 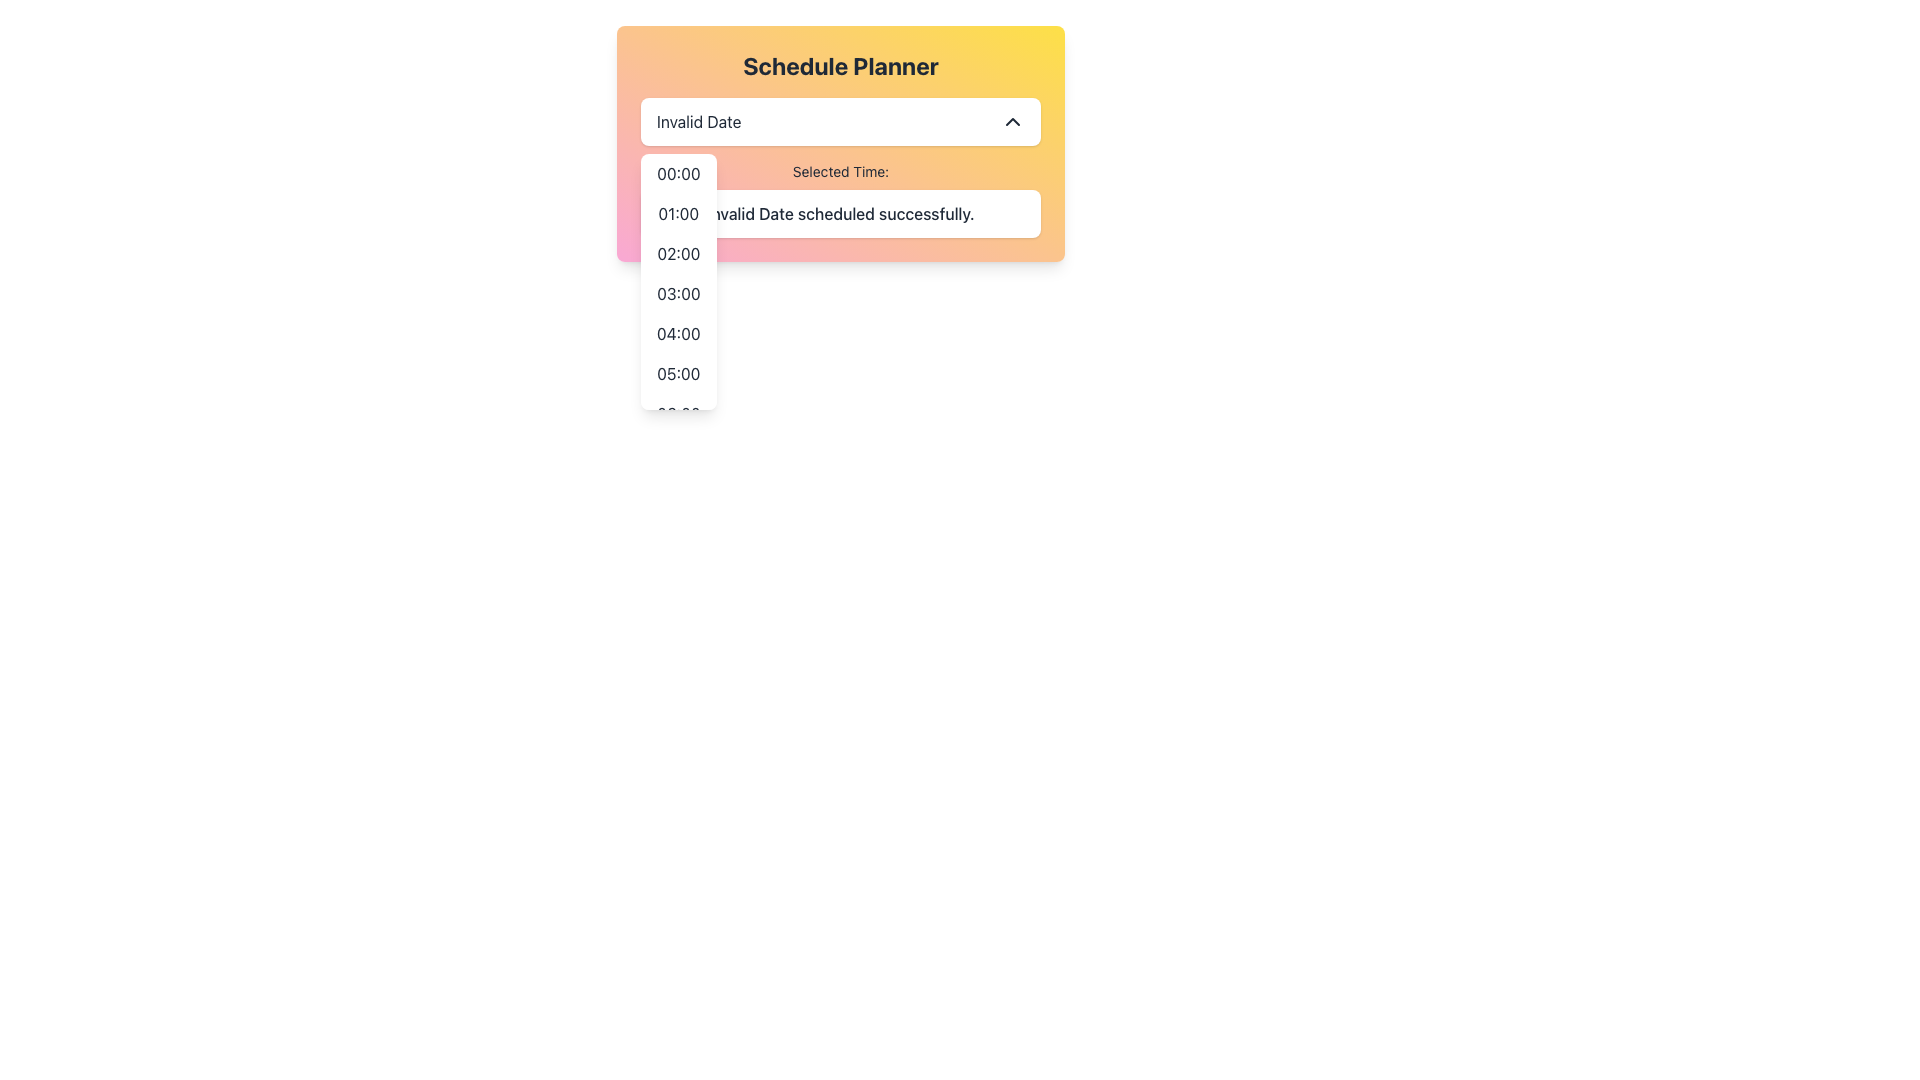 What do you see at coordinates (678, 172) in the screenshot?
I see `to select the time option '00:00' in the top-left corner of the time picker dropdown menu` at bounding box center [678, 172].